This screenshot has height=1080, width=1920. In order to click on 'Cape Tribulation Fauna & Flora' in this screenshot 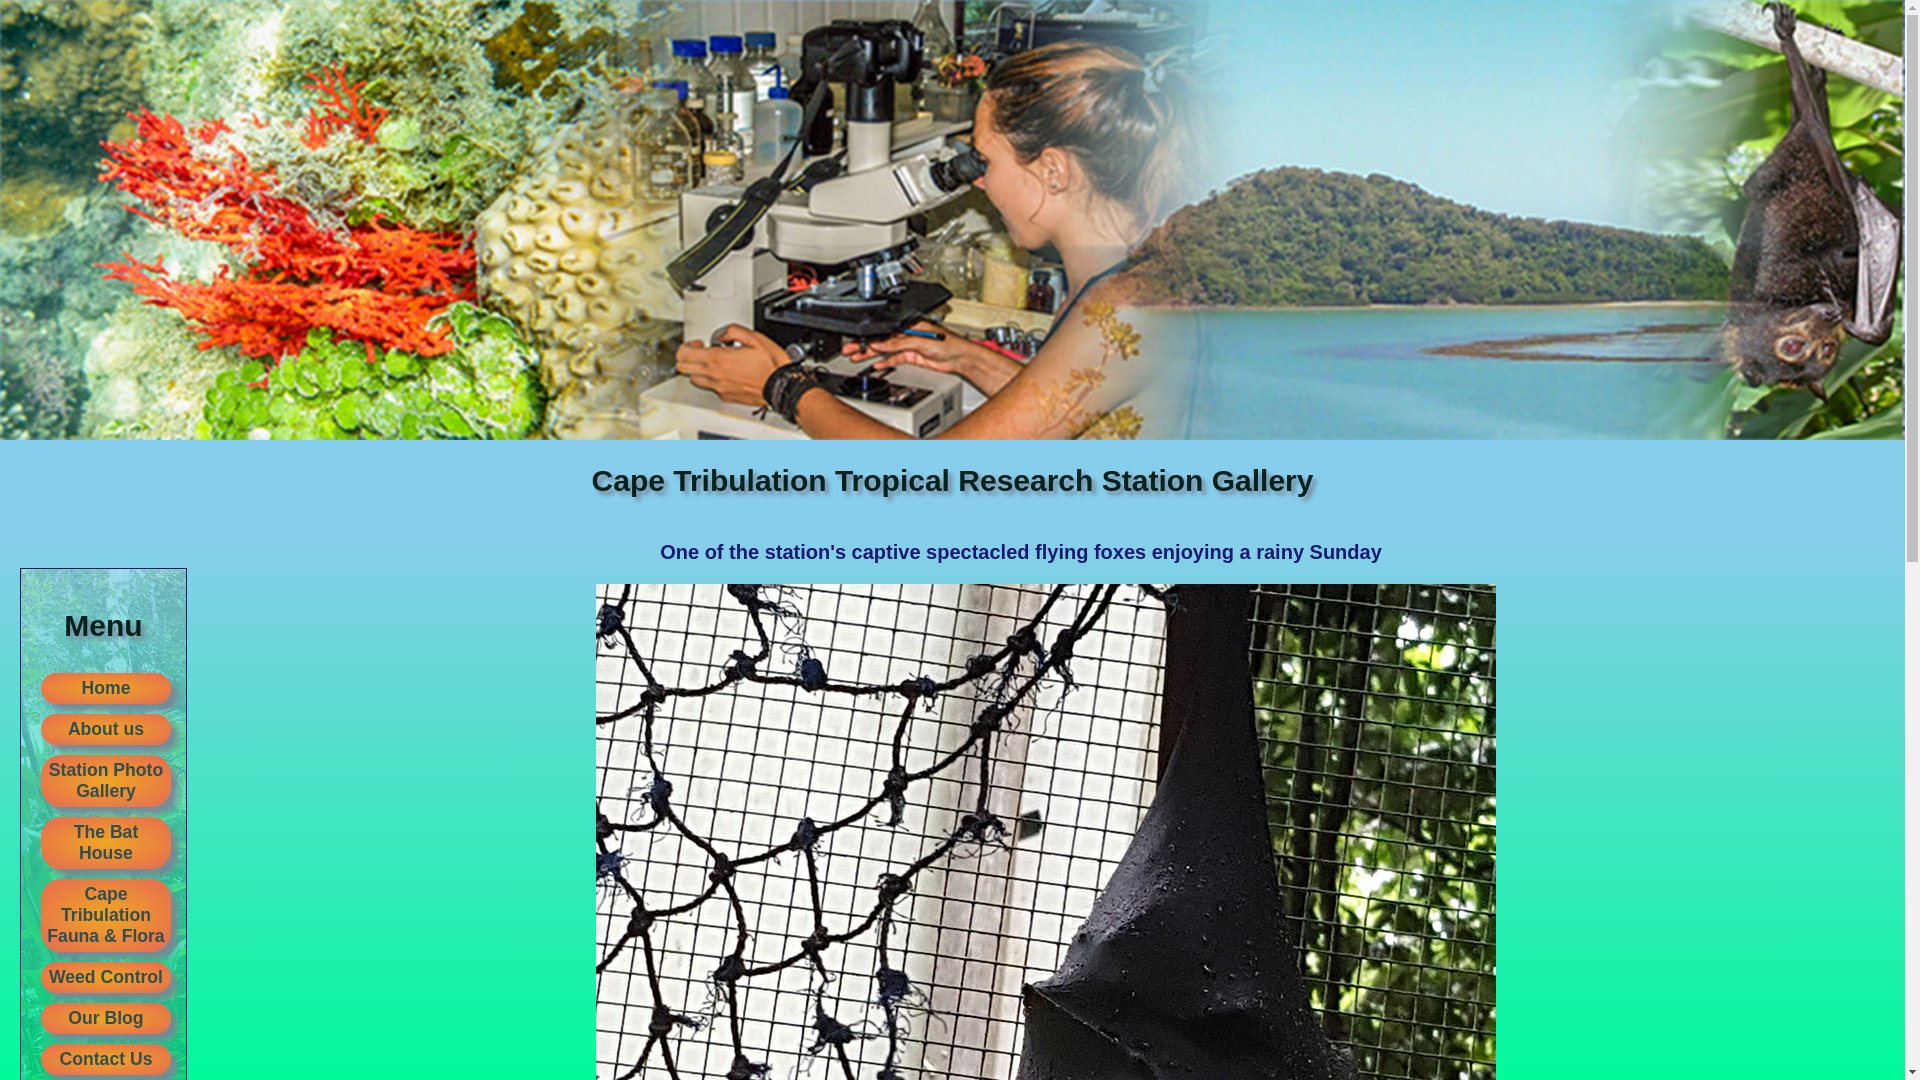, I will do `click(104, 915)`.